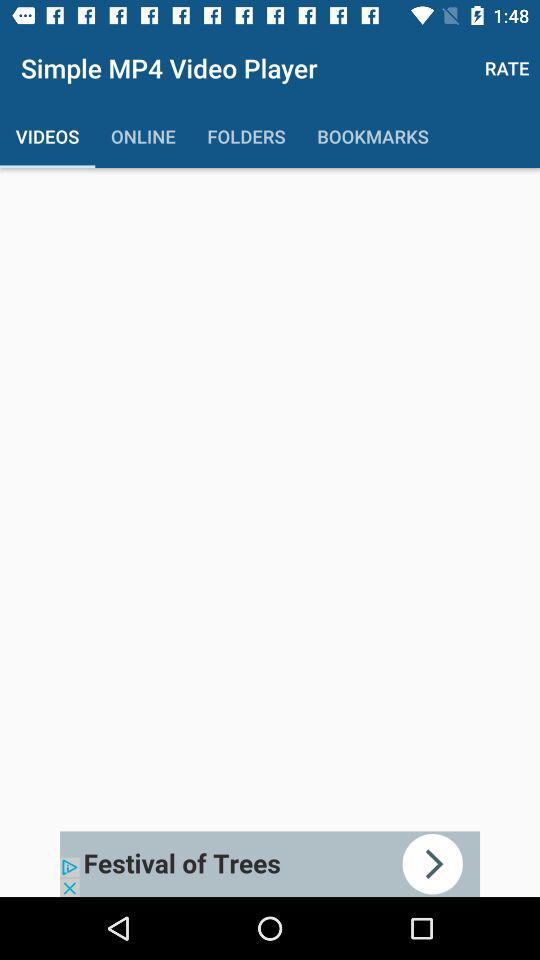 The width and height of the screenshot is (540, 960). I want to click on the label icon, so click(20, 21).